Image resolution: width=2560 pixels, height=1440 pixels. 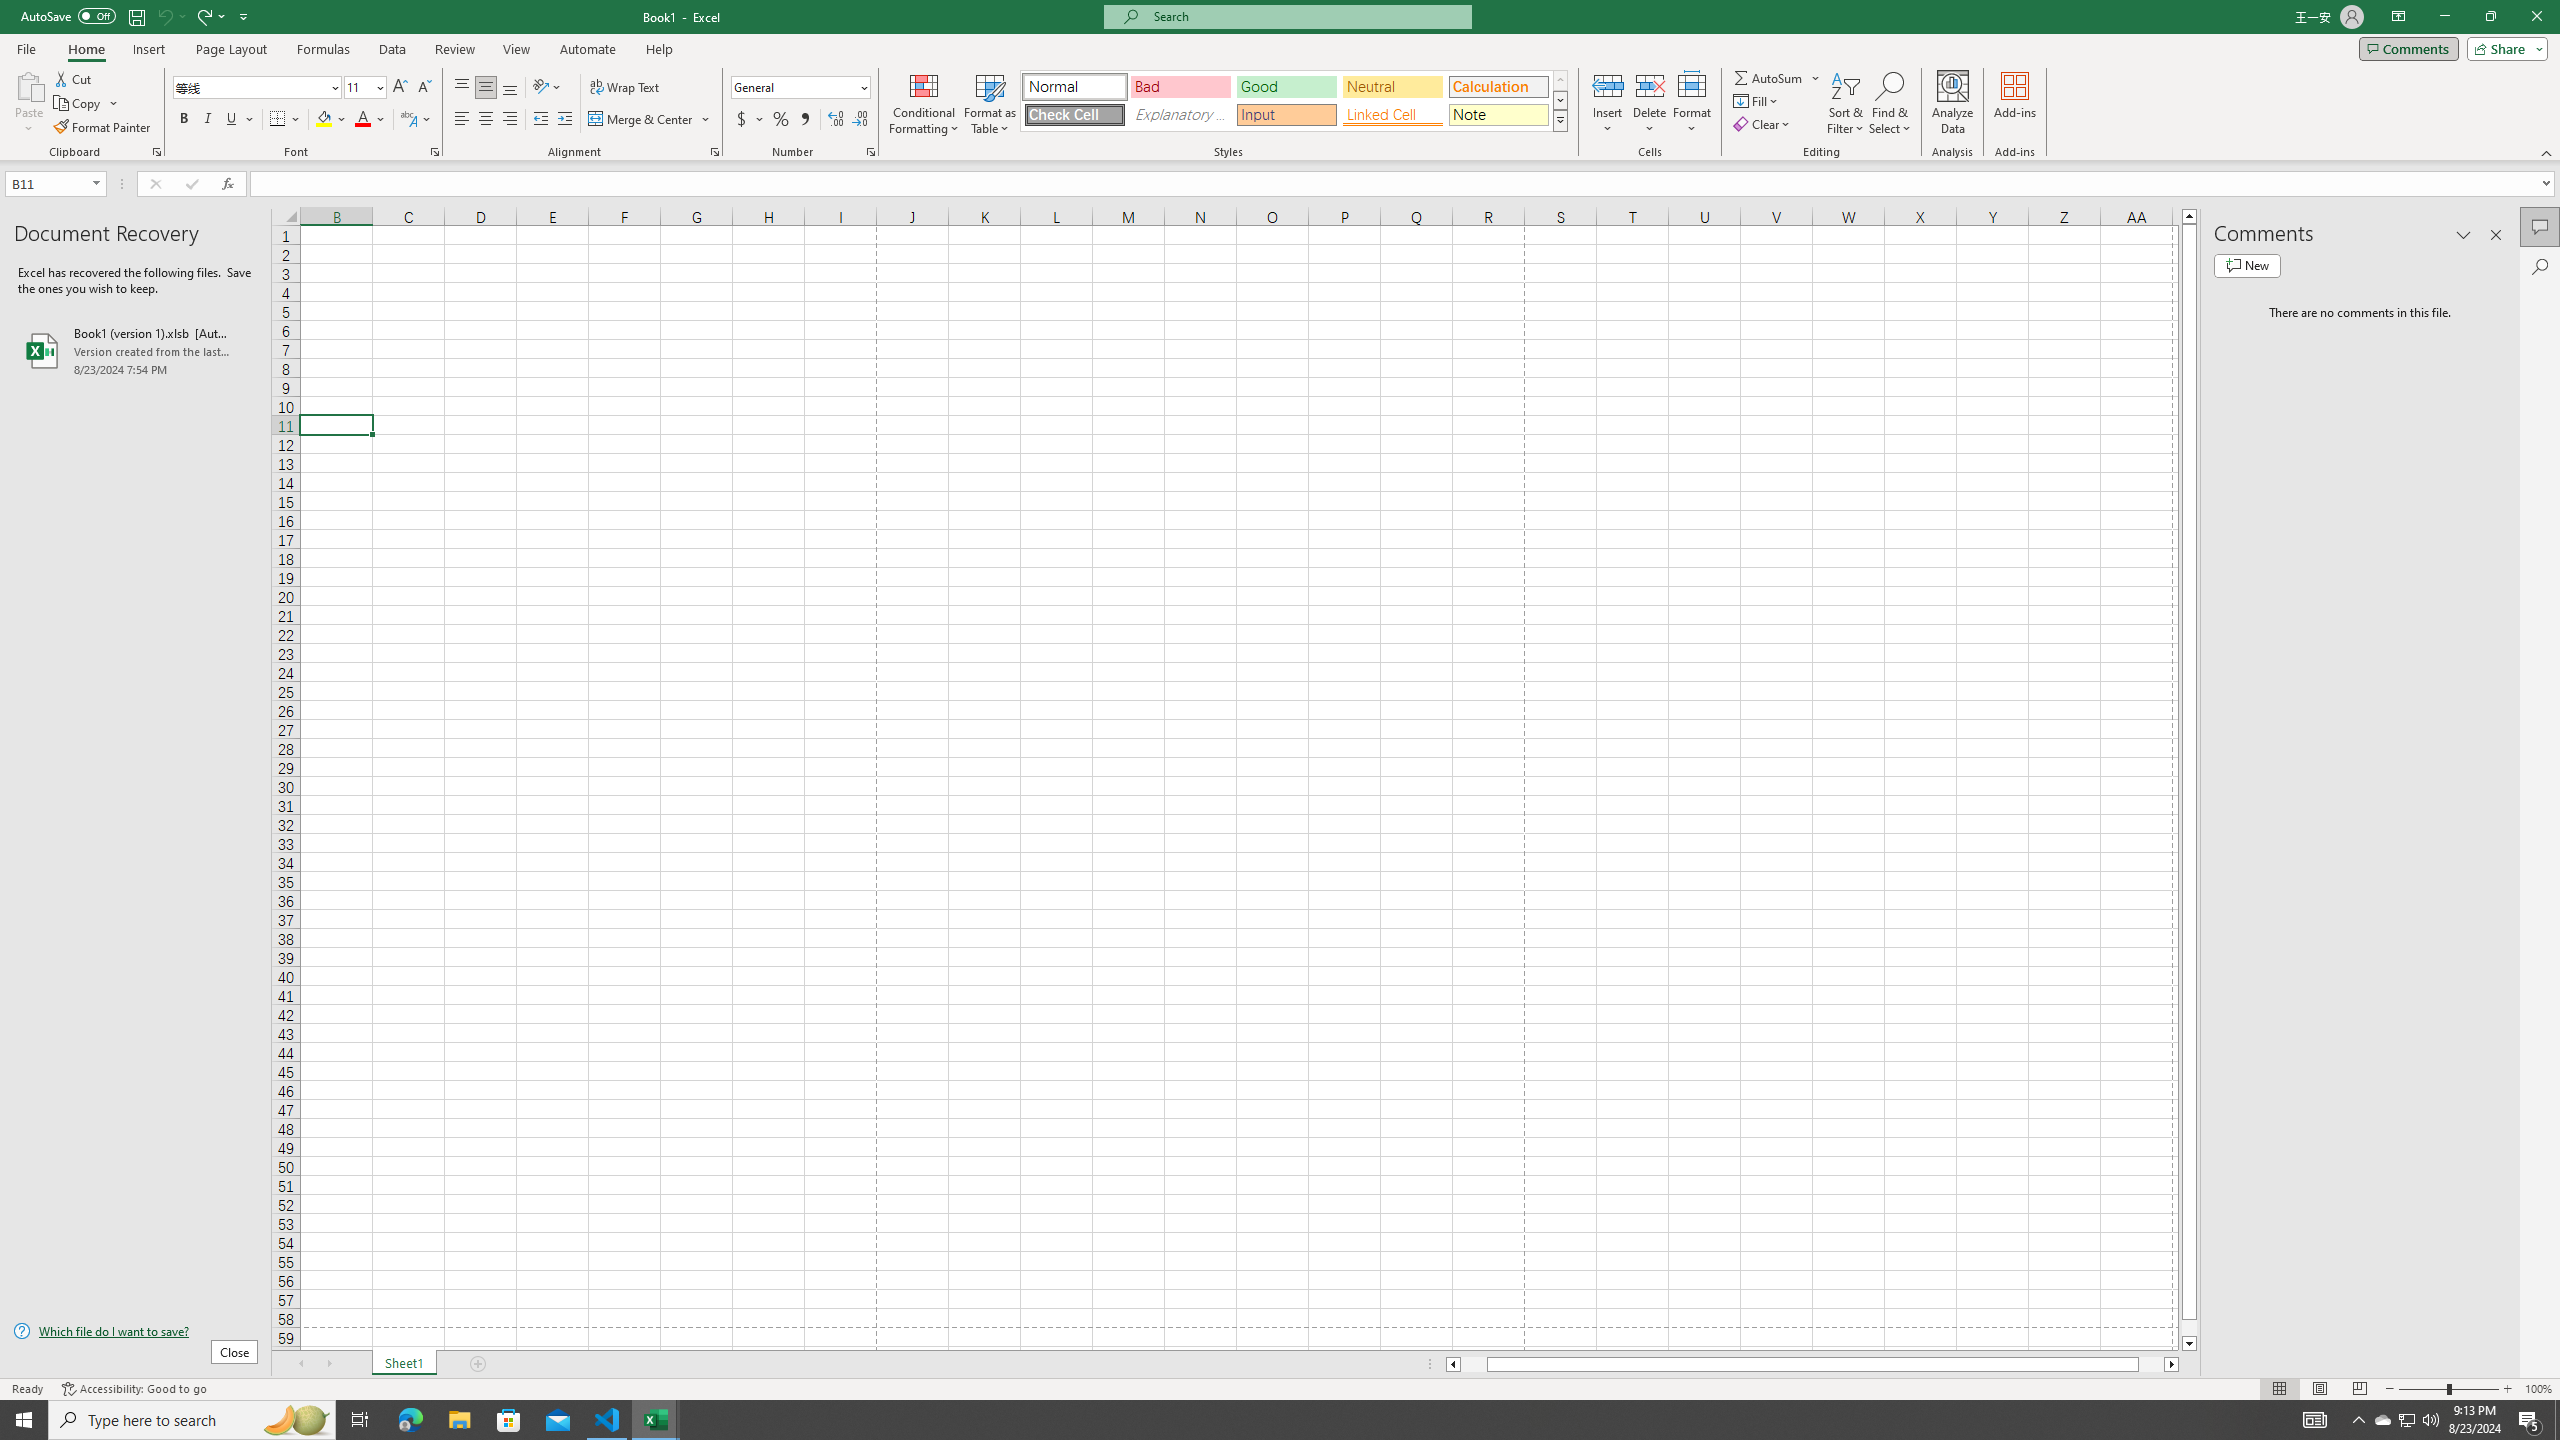 I want to click on 'Wrap Text', so click(x=624, y=87).